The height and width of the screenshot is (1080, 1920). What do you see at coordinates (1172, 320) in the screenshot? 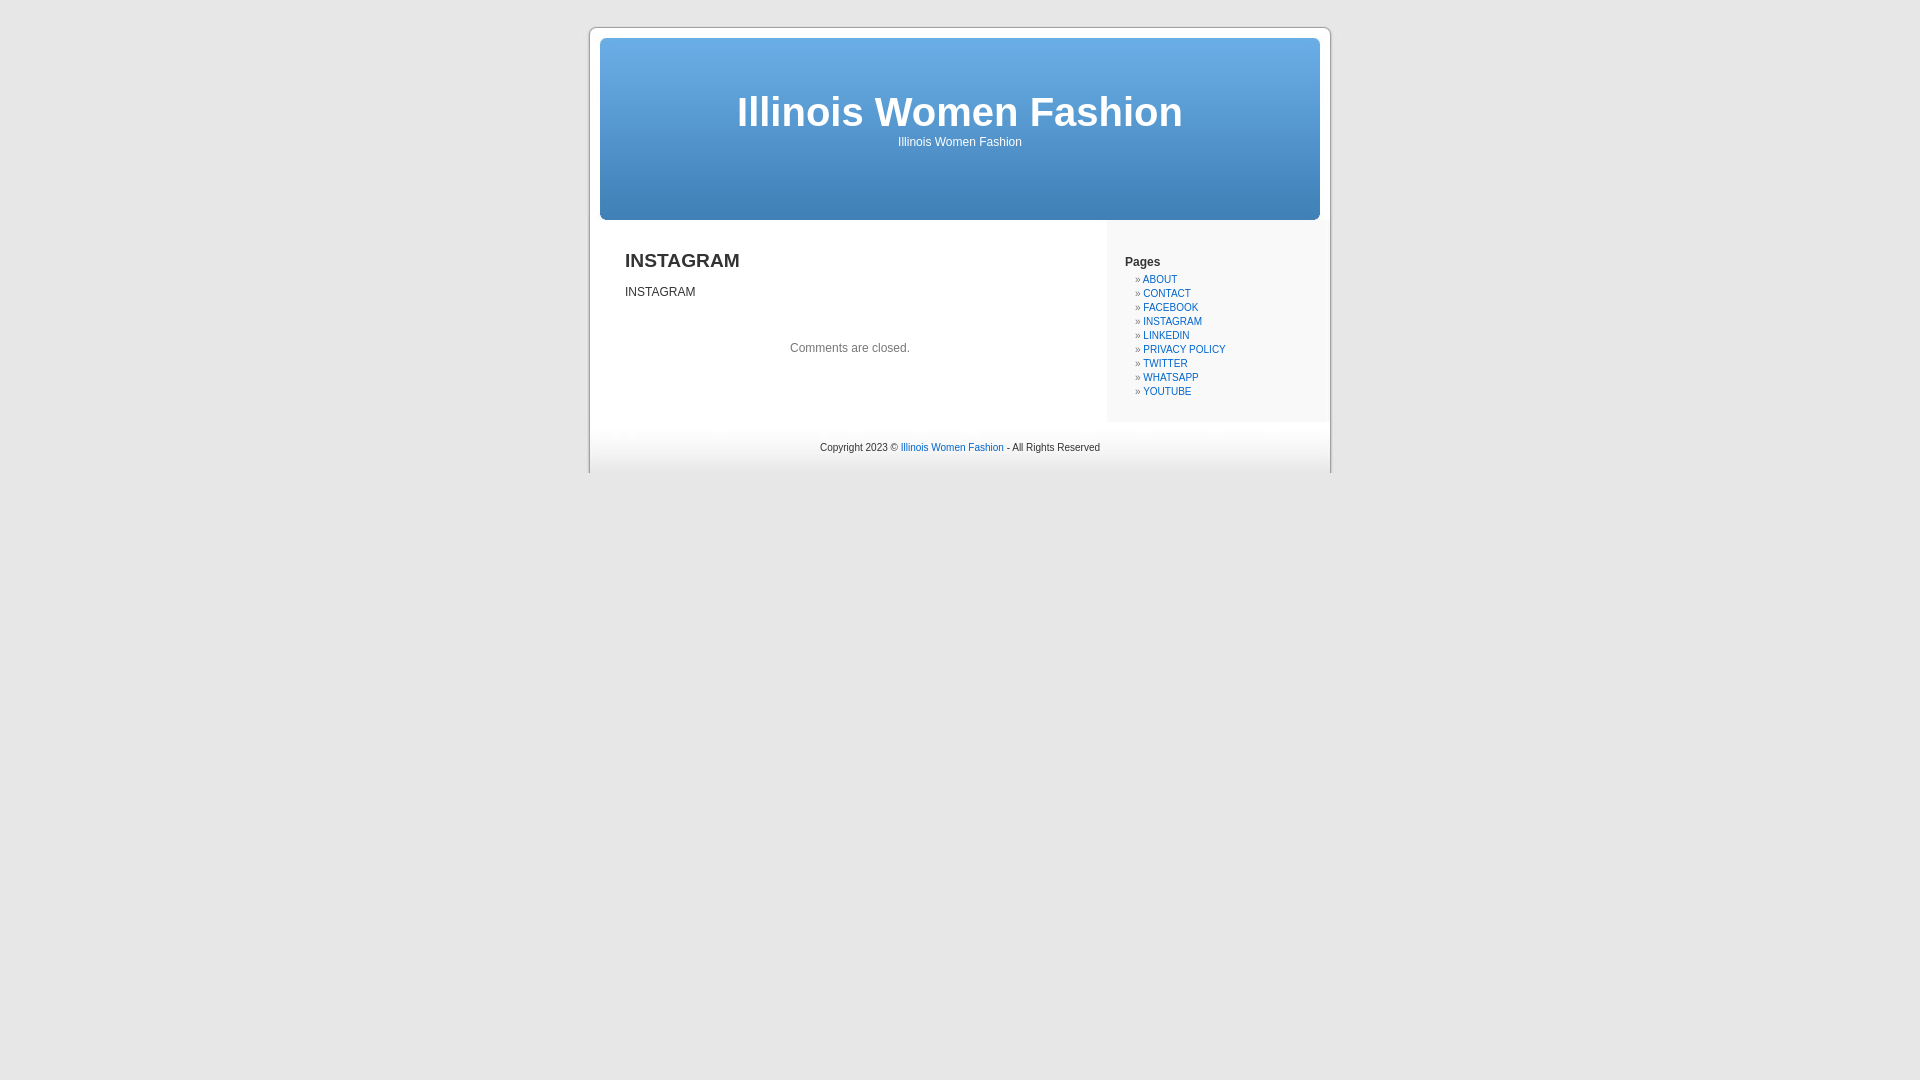
I see `'INSTAGRAM'` at bounding box center [1172, 320].